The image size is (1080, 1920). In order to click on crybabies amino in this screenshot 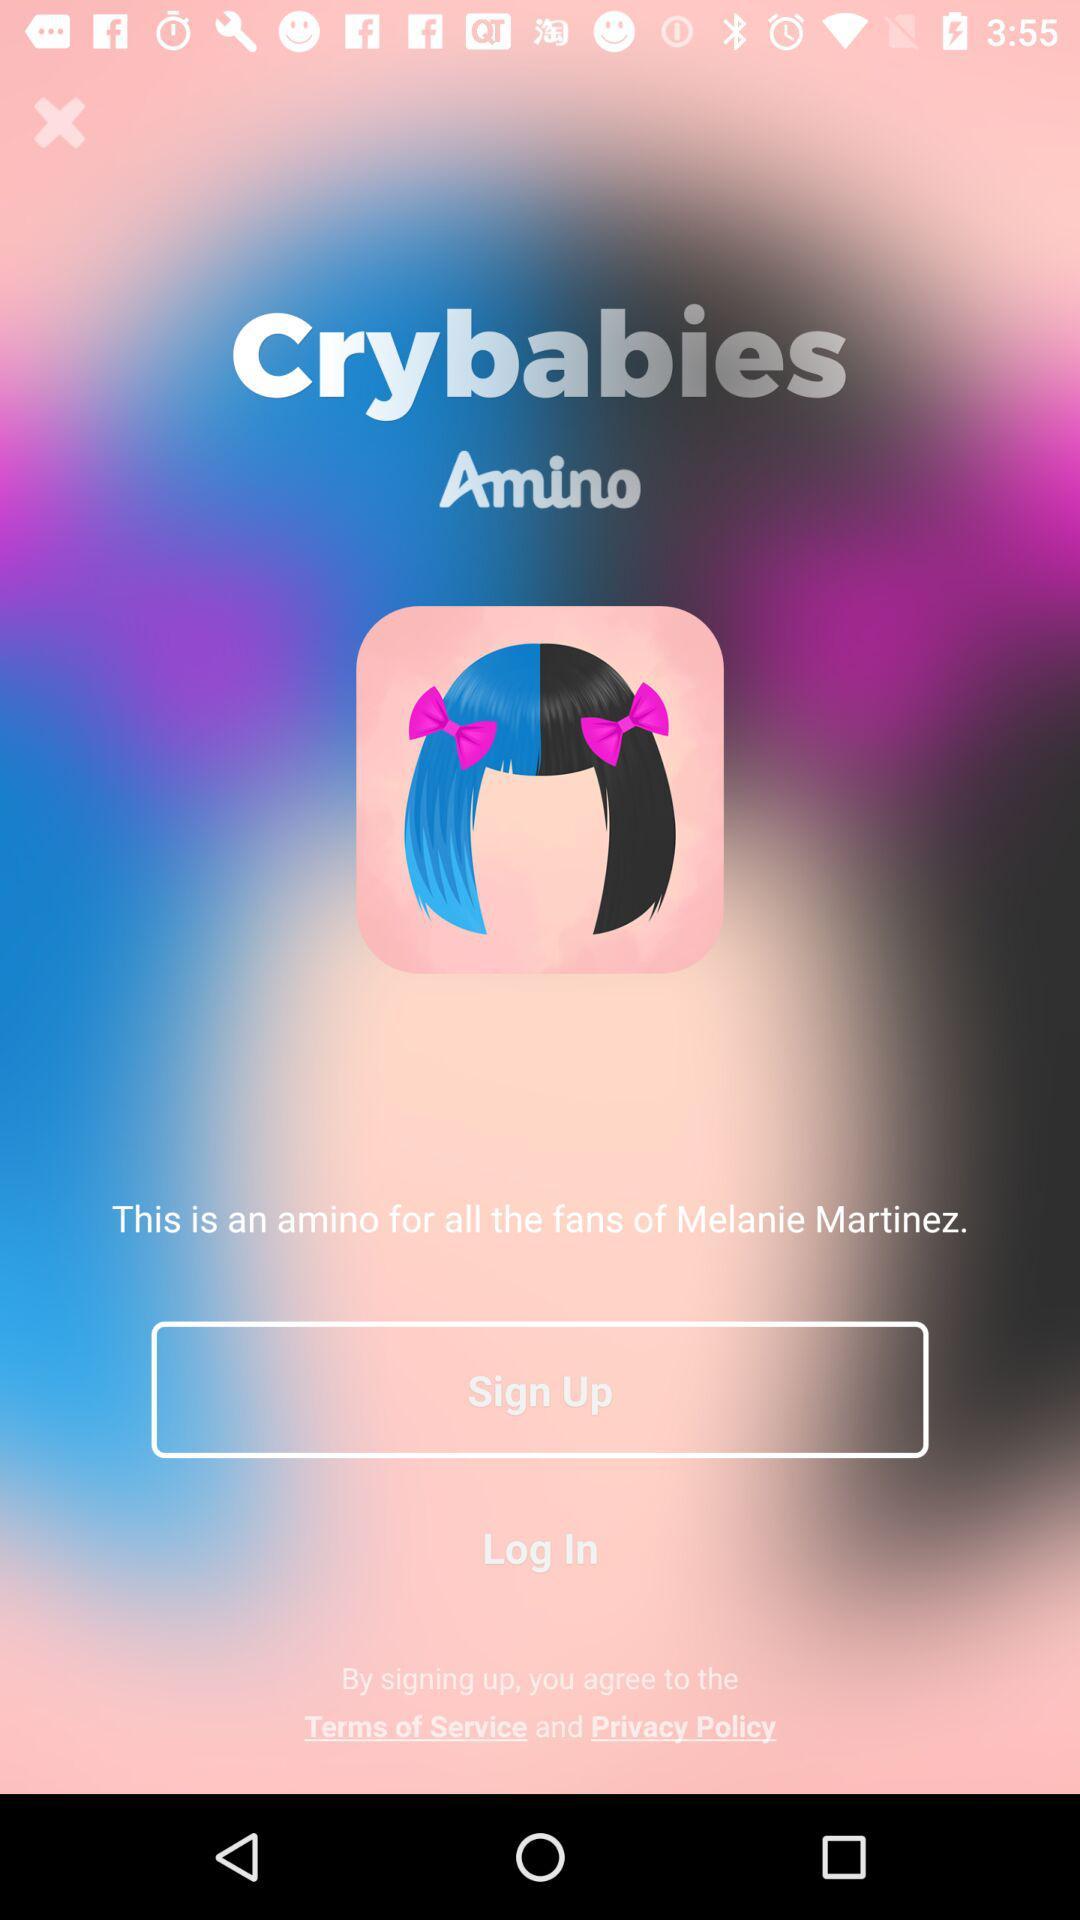, I will do `click(59, 122)`.